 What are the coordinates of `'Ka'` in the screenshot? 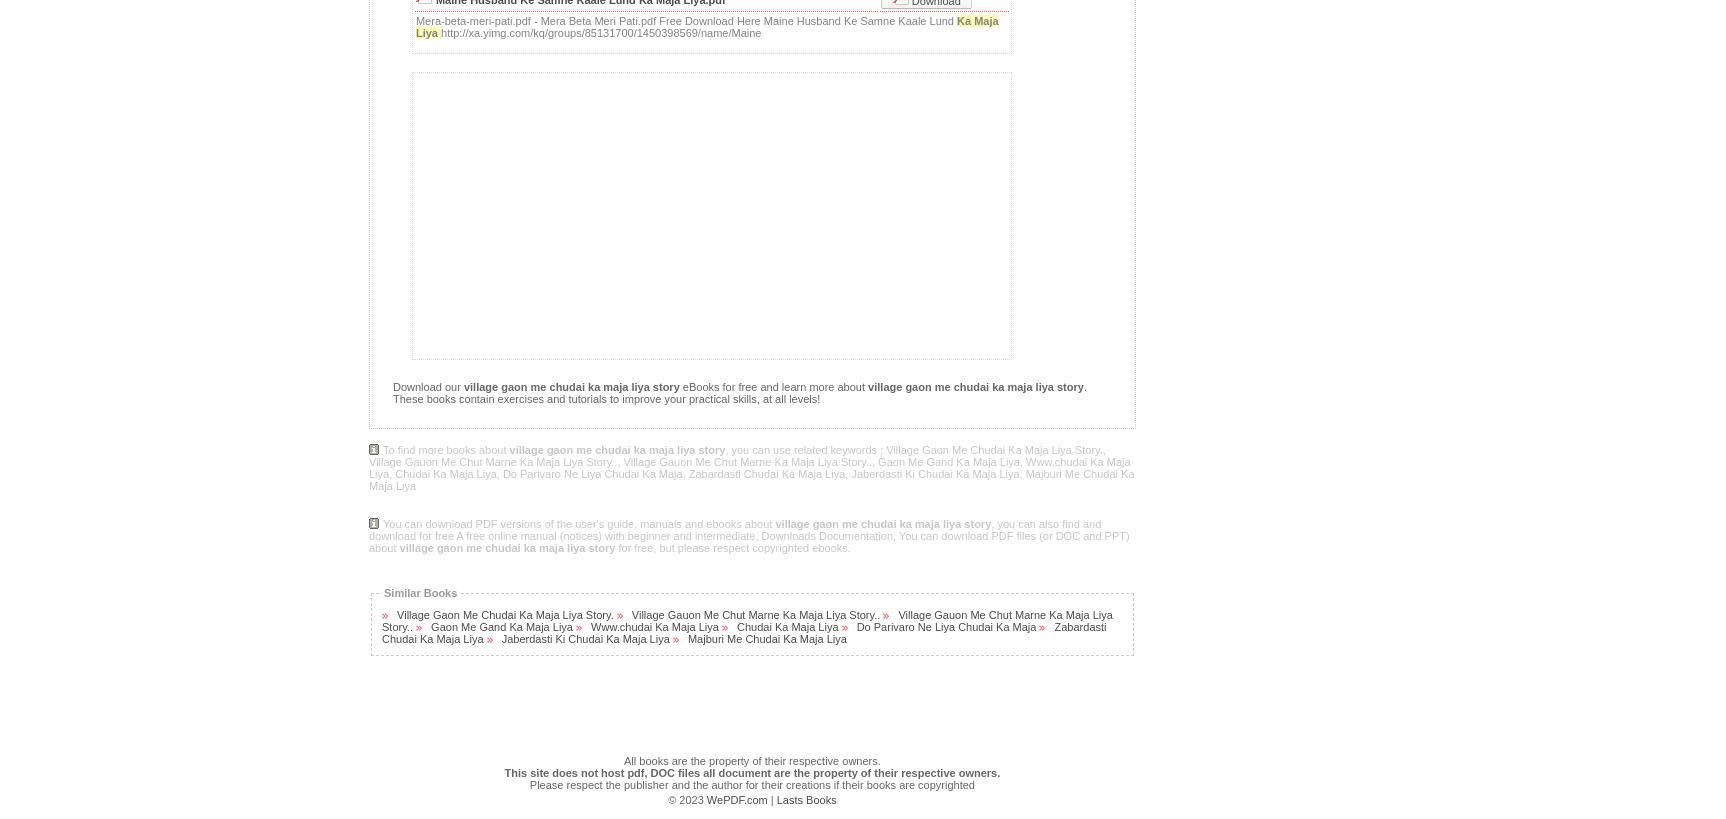 It's located at (964, 19).